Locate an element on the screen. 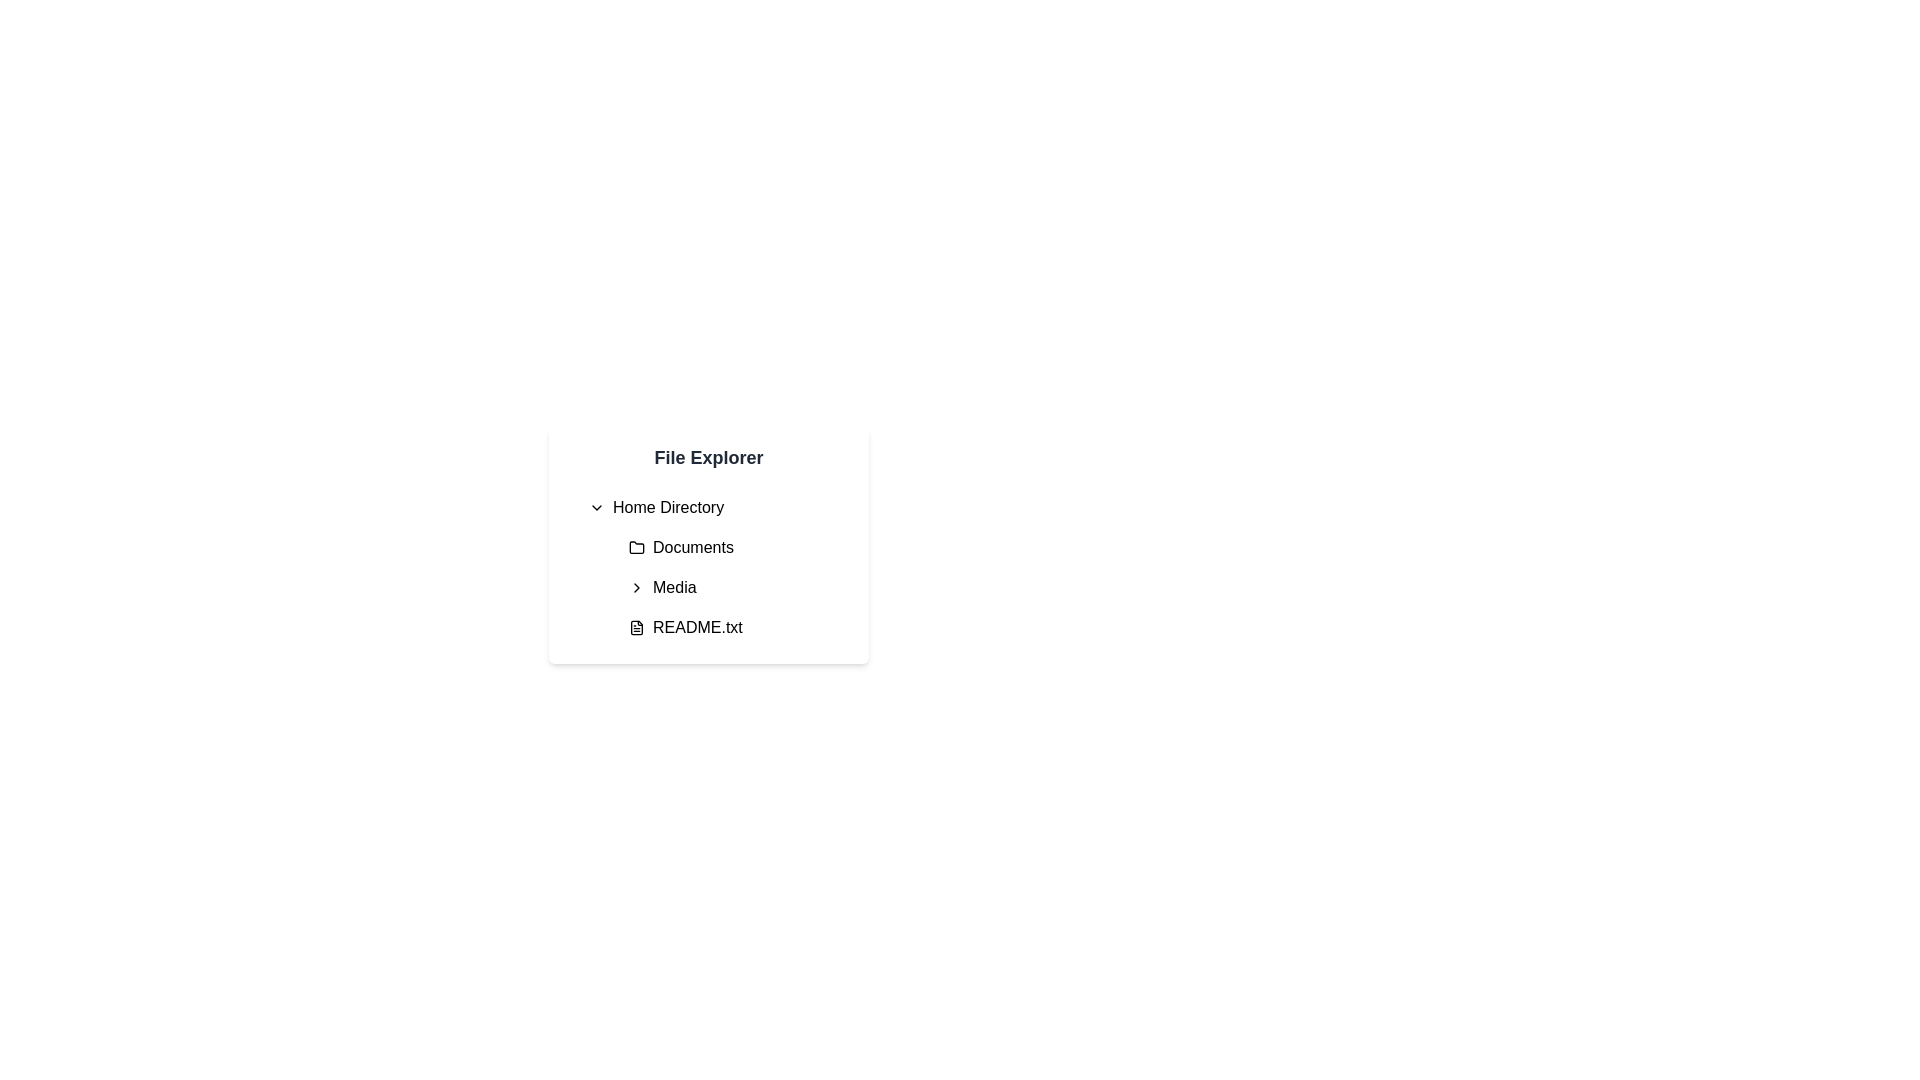  the 'Home Directory' label in the file explorer is located at coordinates (668, 507).